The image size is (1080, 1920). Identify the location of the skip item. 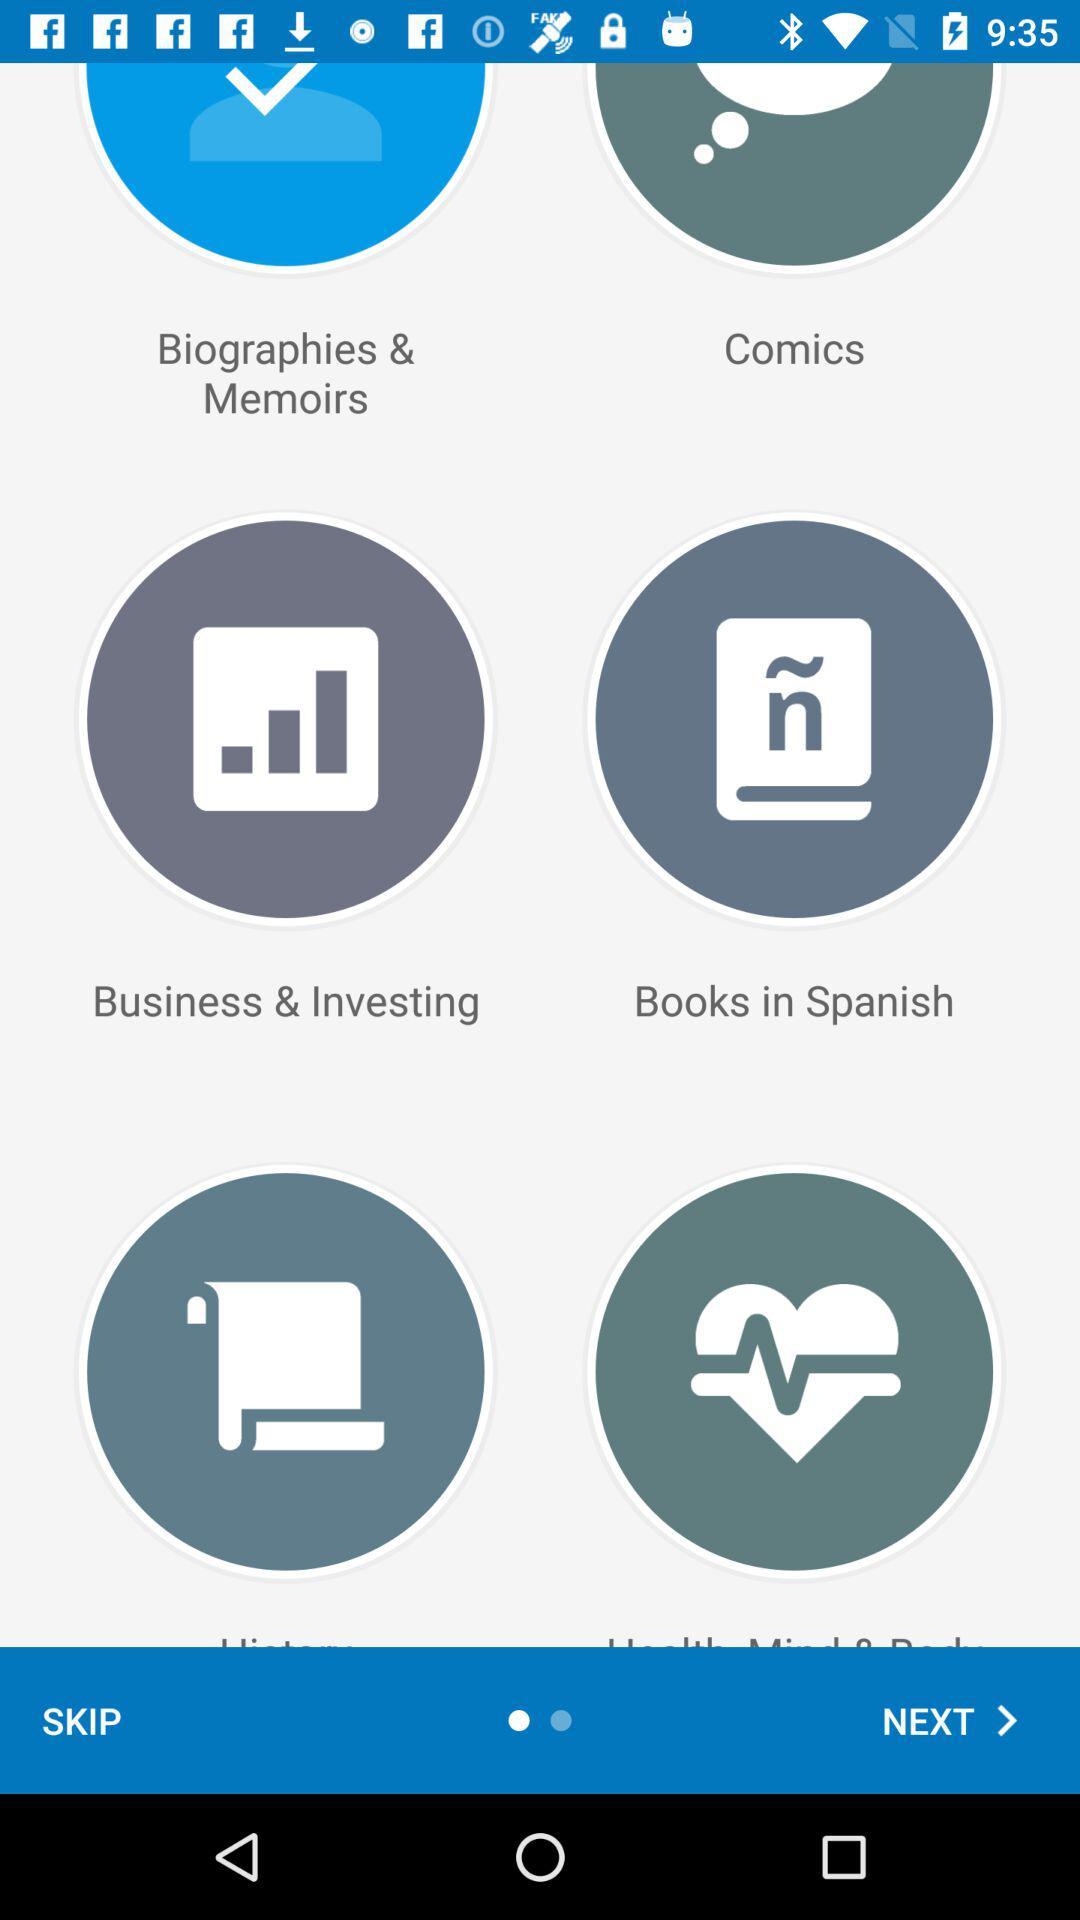
(80, 1719).